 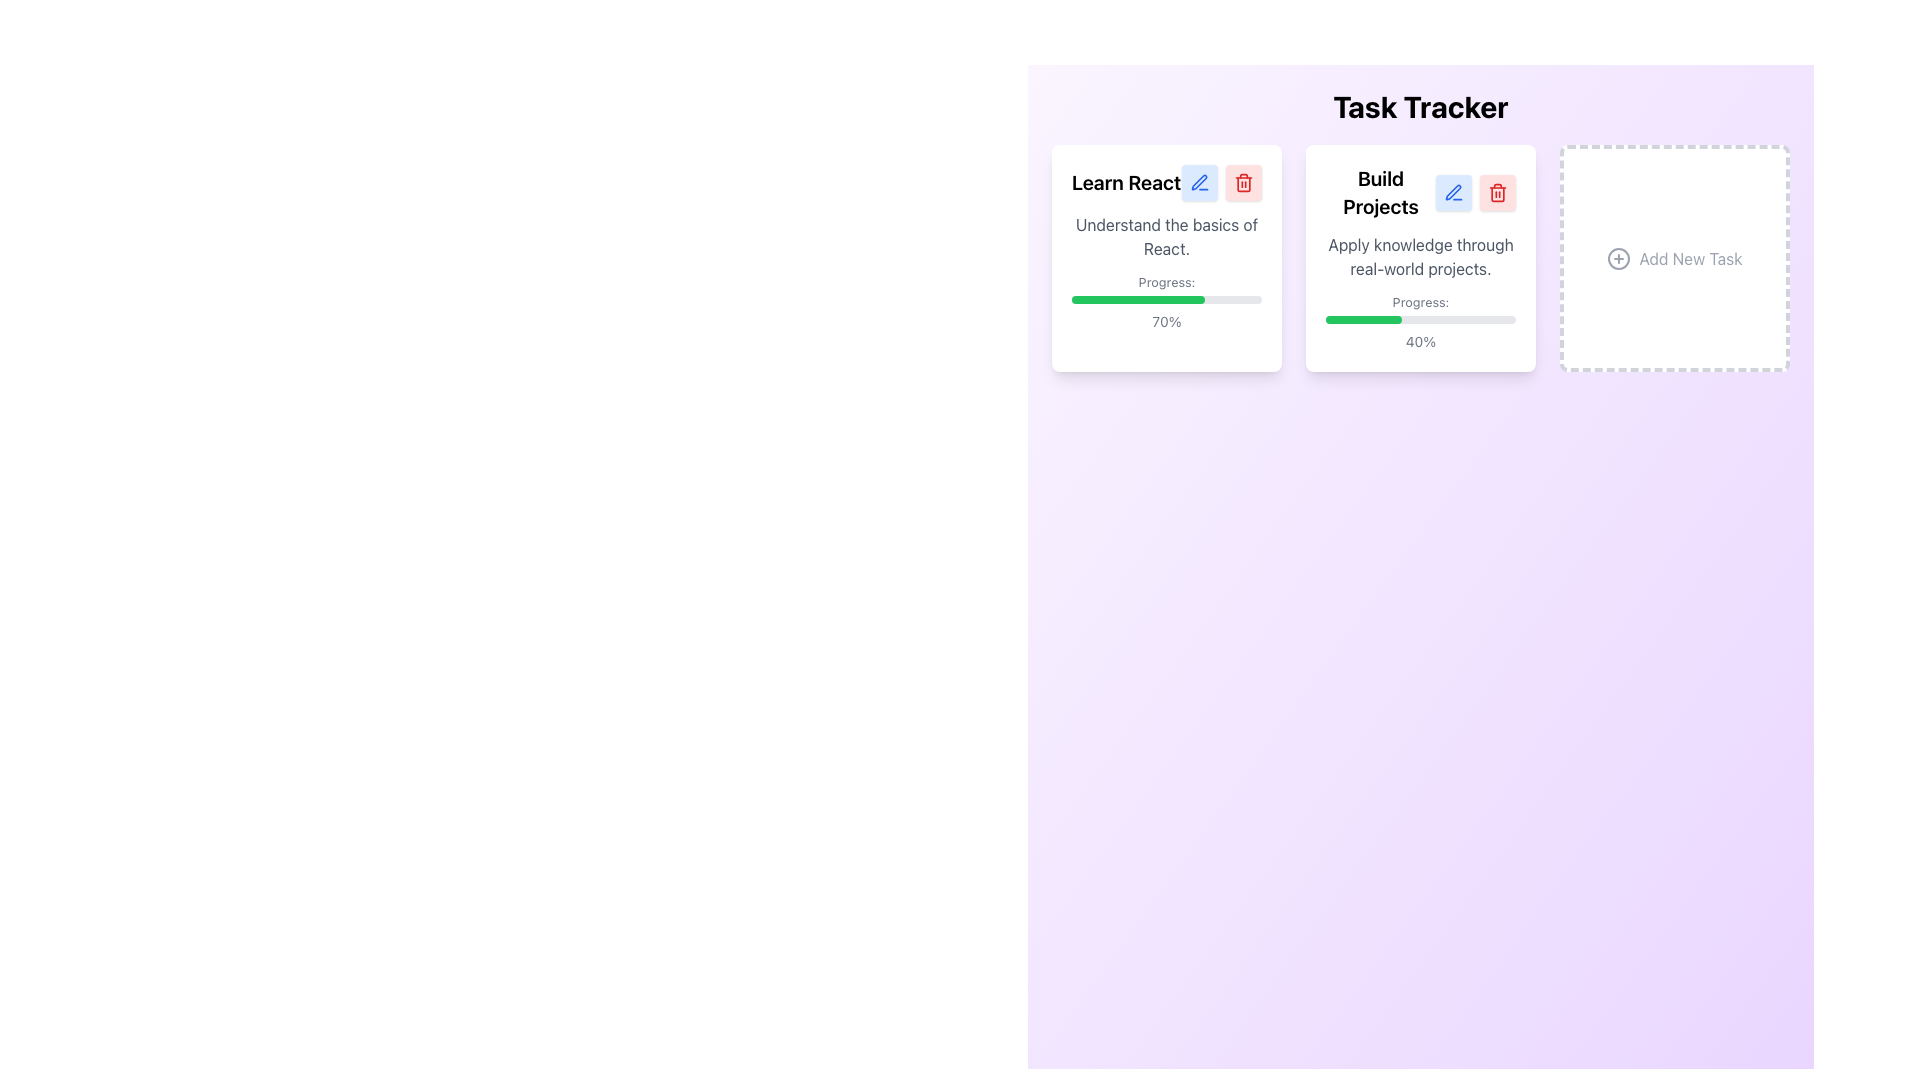 What do you see at coordinates (1419, 341) in the screenshot?
I see `text label displaying '40%' that indicates the progress percentage for the task located below the progress bar in the 'Build Projects' card` at bounding box center [1419, 341].